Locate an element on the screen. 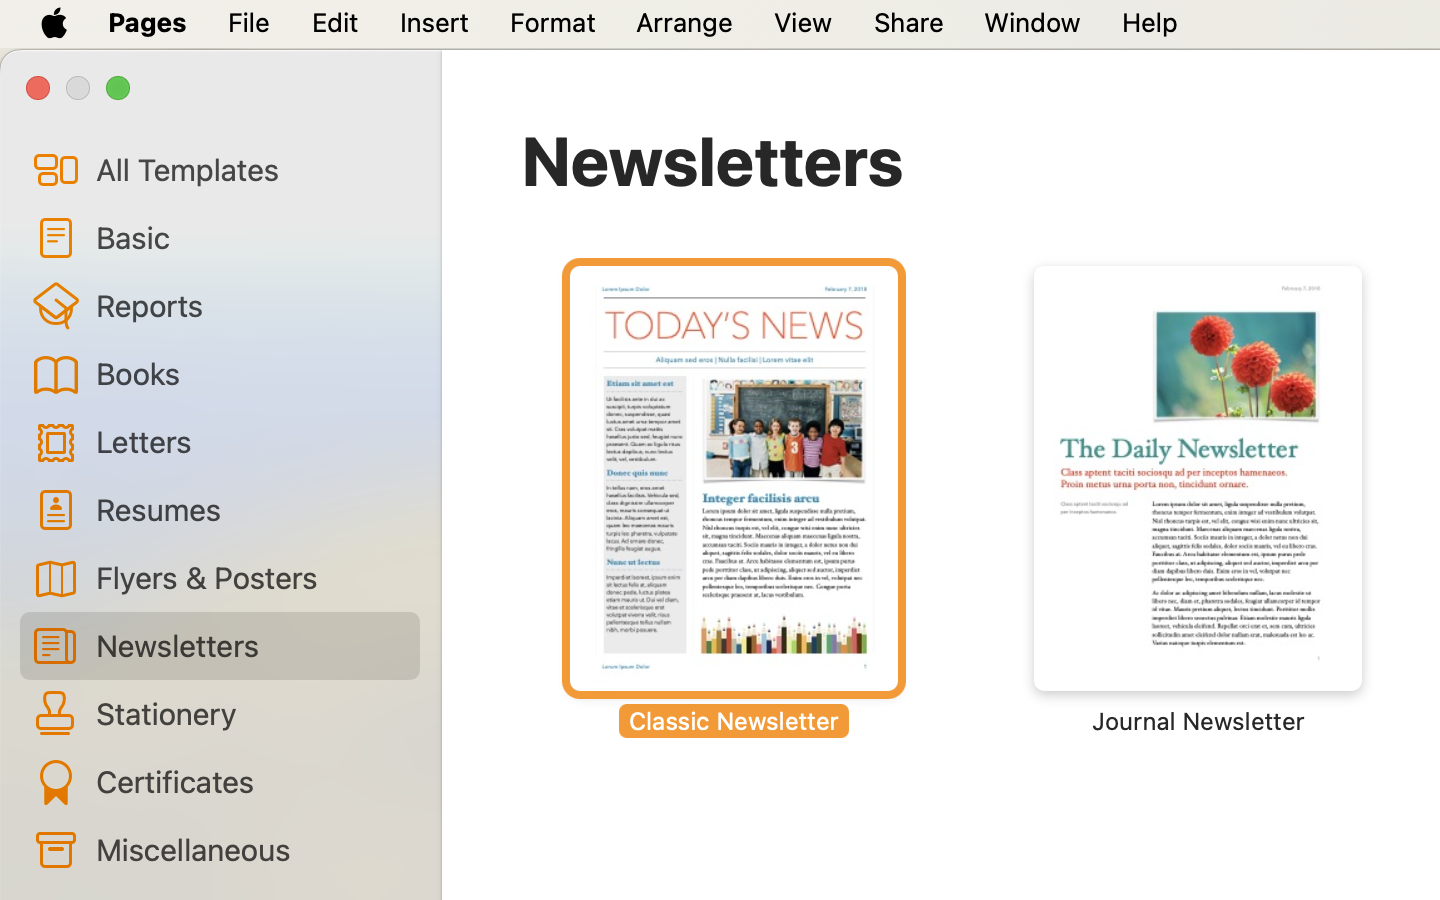 The width and height of the screenshot is (1440, 900). 'Books' is located at coordinates (248, 372).